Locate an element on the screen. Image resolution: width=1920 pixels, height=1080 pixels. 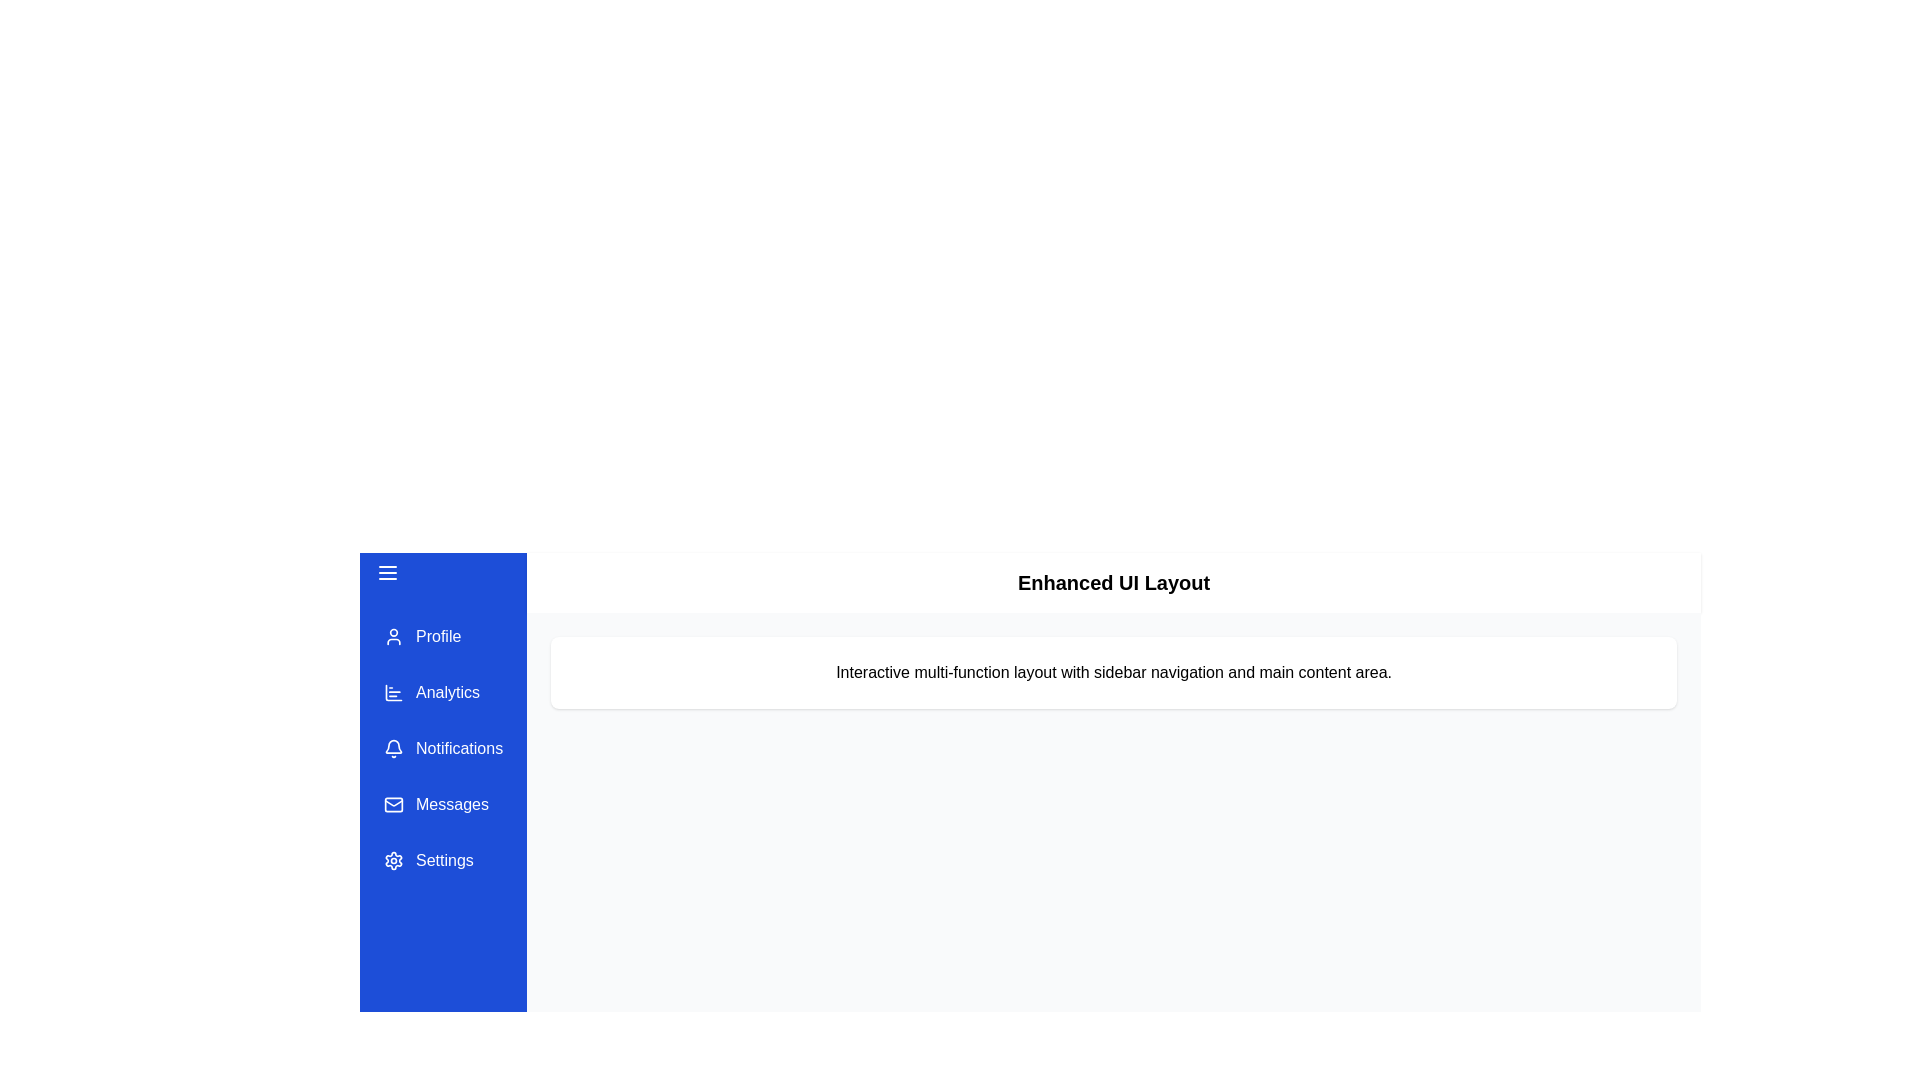
the 'Analytics' text label in the navigation menu is located at coordinates (446, 692).